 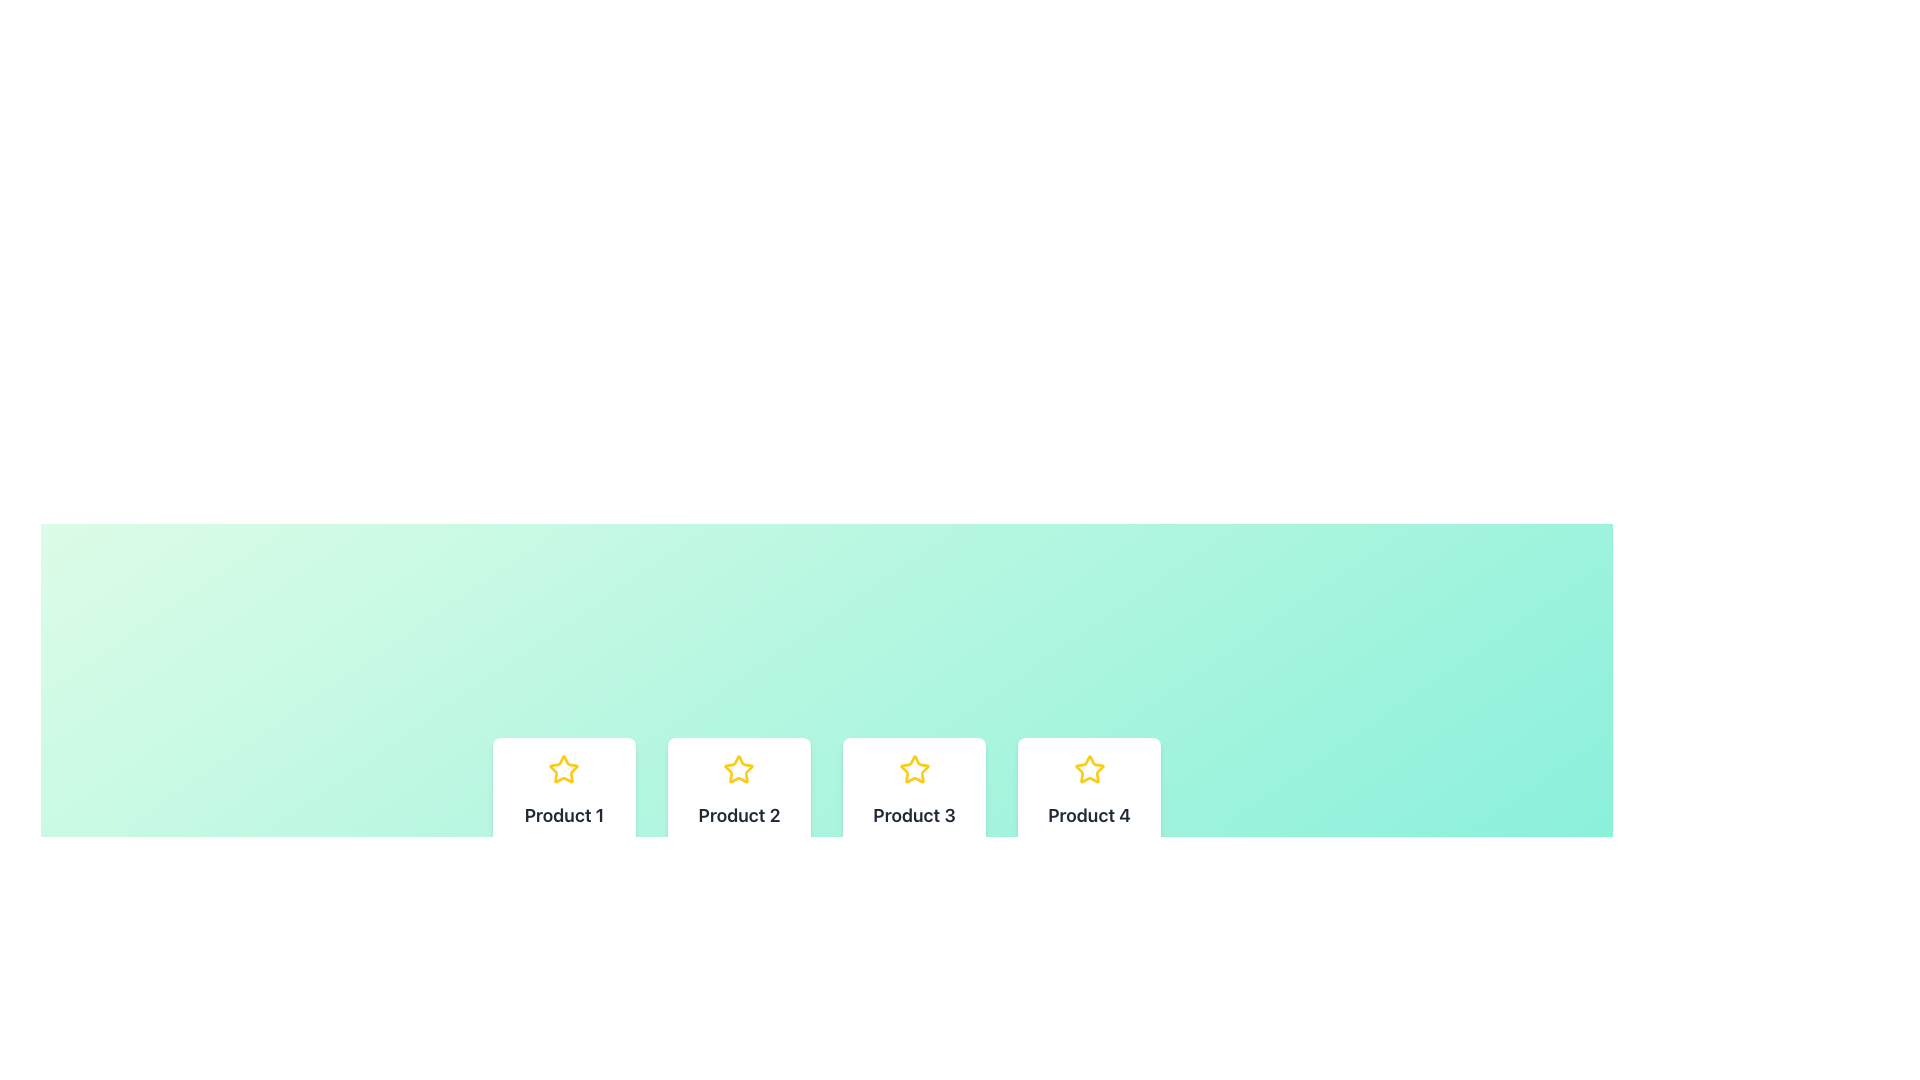 What do you see at coordinates (1088, 816) in the screenshot?
I see `the text label displaying 'Product 4' at the bottom of the card to trigger tooltips or highlights` at bounding box center [1088, 816].